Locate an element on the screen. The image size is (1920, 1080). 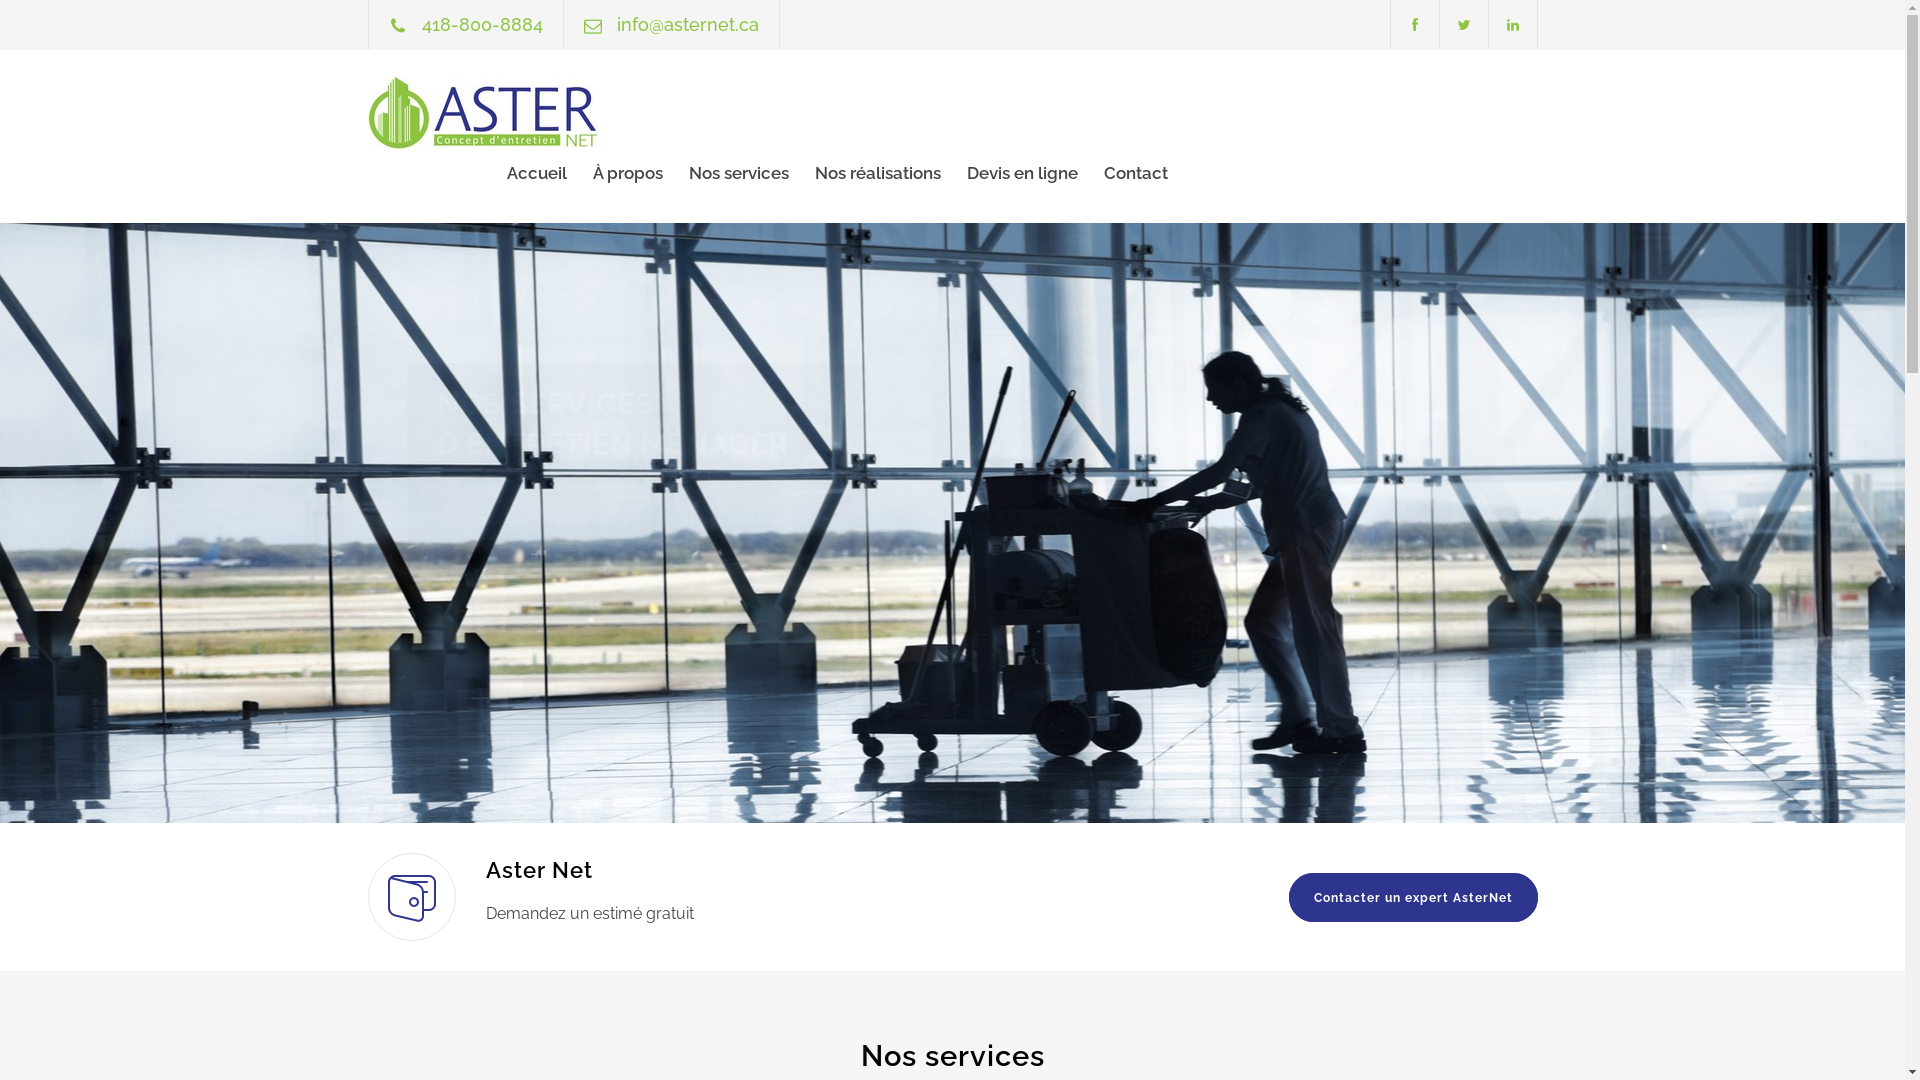
'Contact' is located at coordinates (1123, 172).